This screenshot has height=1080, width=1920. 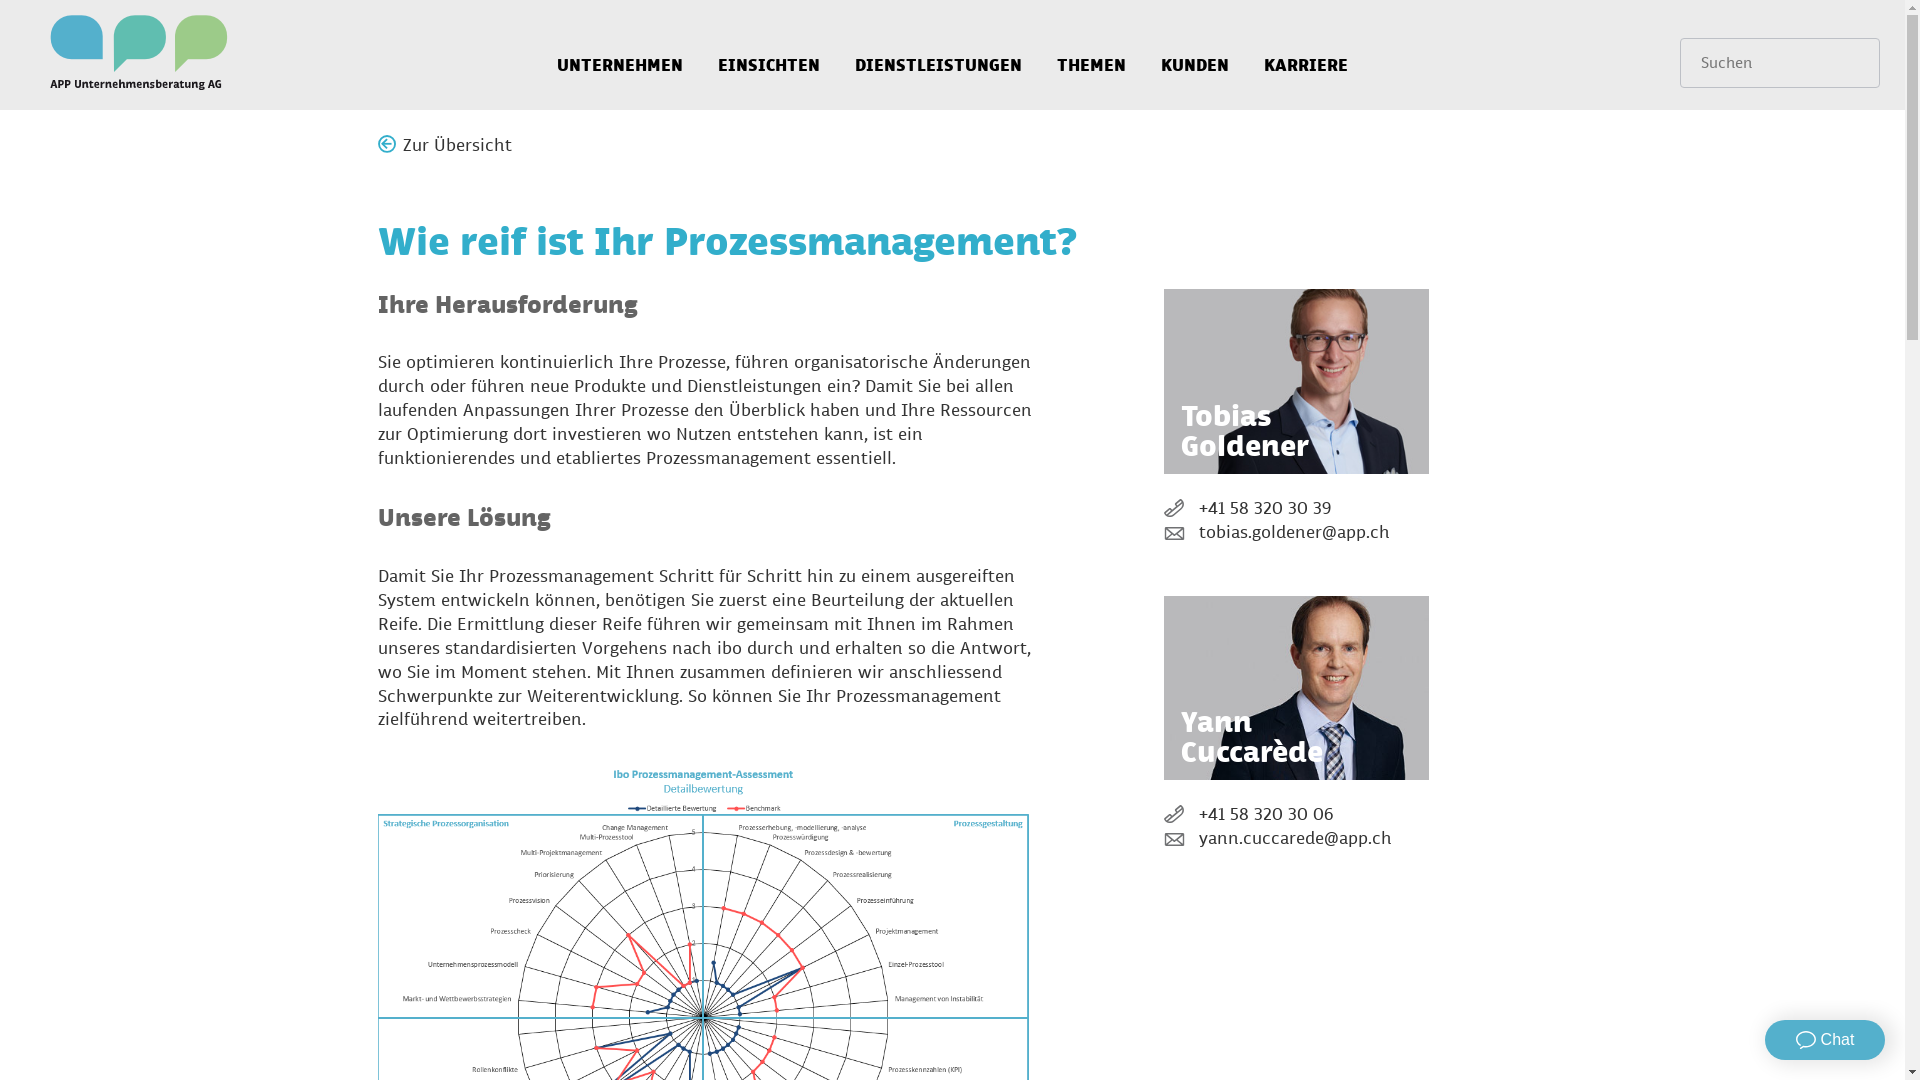 What do you see at coordinates (1195, 53) in the screenshot?
I see `'KUNDEN'` at bounding box center [1195, 53].